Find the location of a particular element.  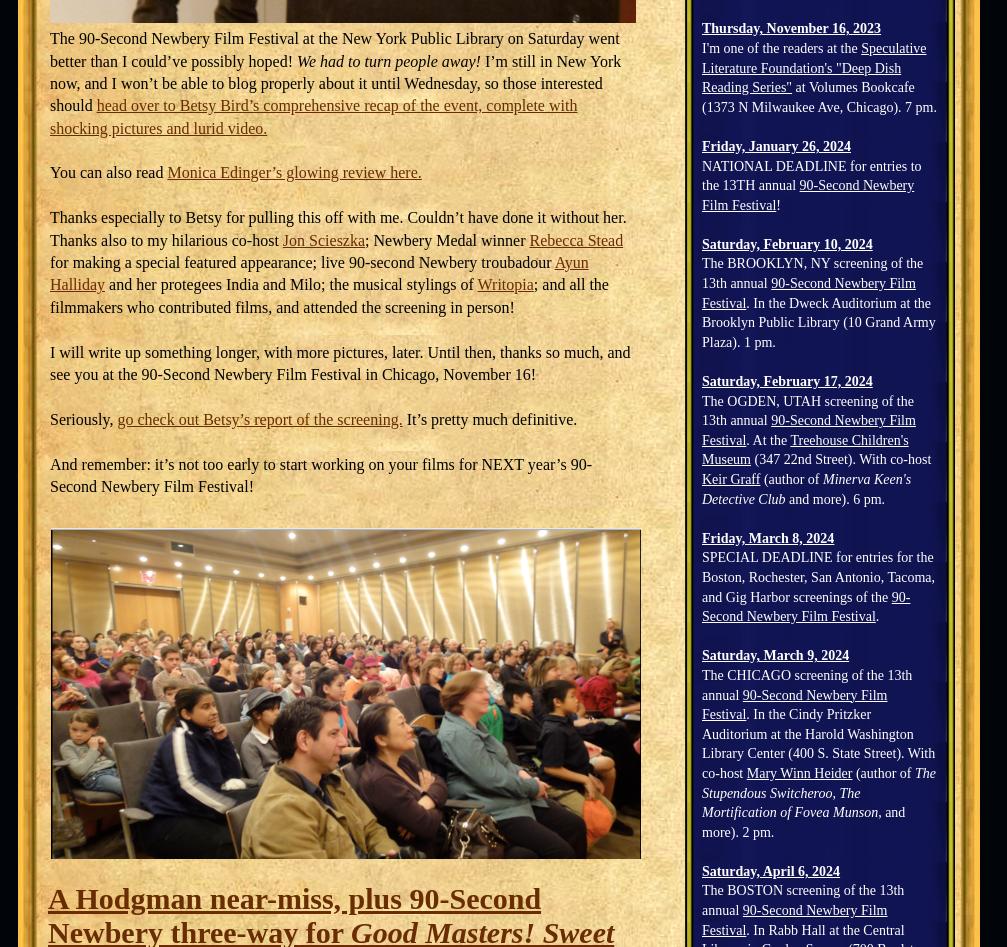

'Mary Winn Heider' is located at coordinates (744, 772).